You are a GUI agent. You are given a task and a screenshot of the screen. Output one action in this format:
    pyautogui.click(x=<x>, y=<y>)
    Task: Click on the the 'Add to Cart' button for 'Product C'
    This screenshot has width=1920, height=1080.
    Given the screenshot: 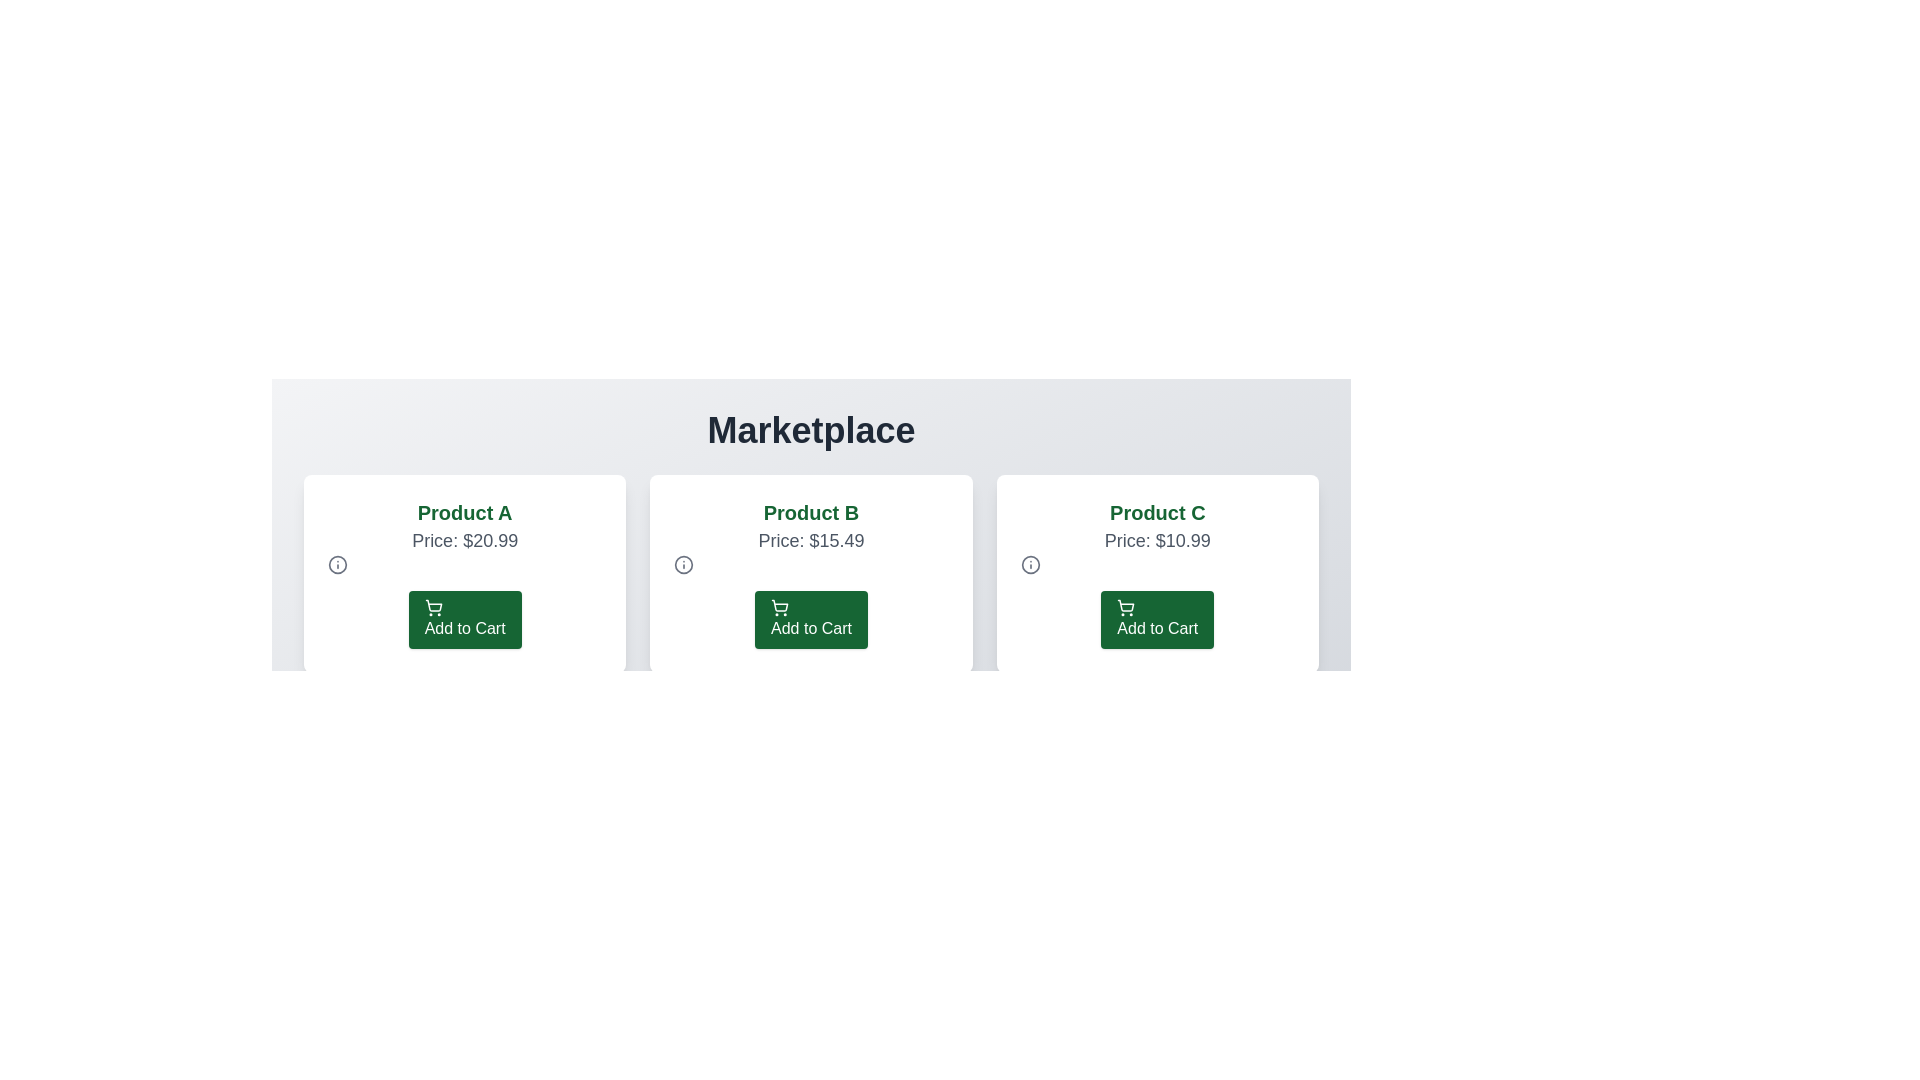 What is the action you would take?
    pyautogui.click(x=1157, y=619)
    